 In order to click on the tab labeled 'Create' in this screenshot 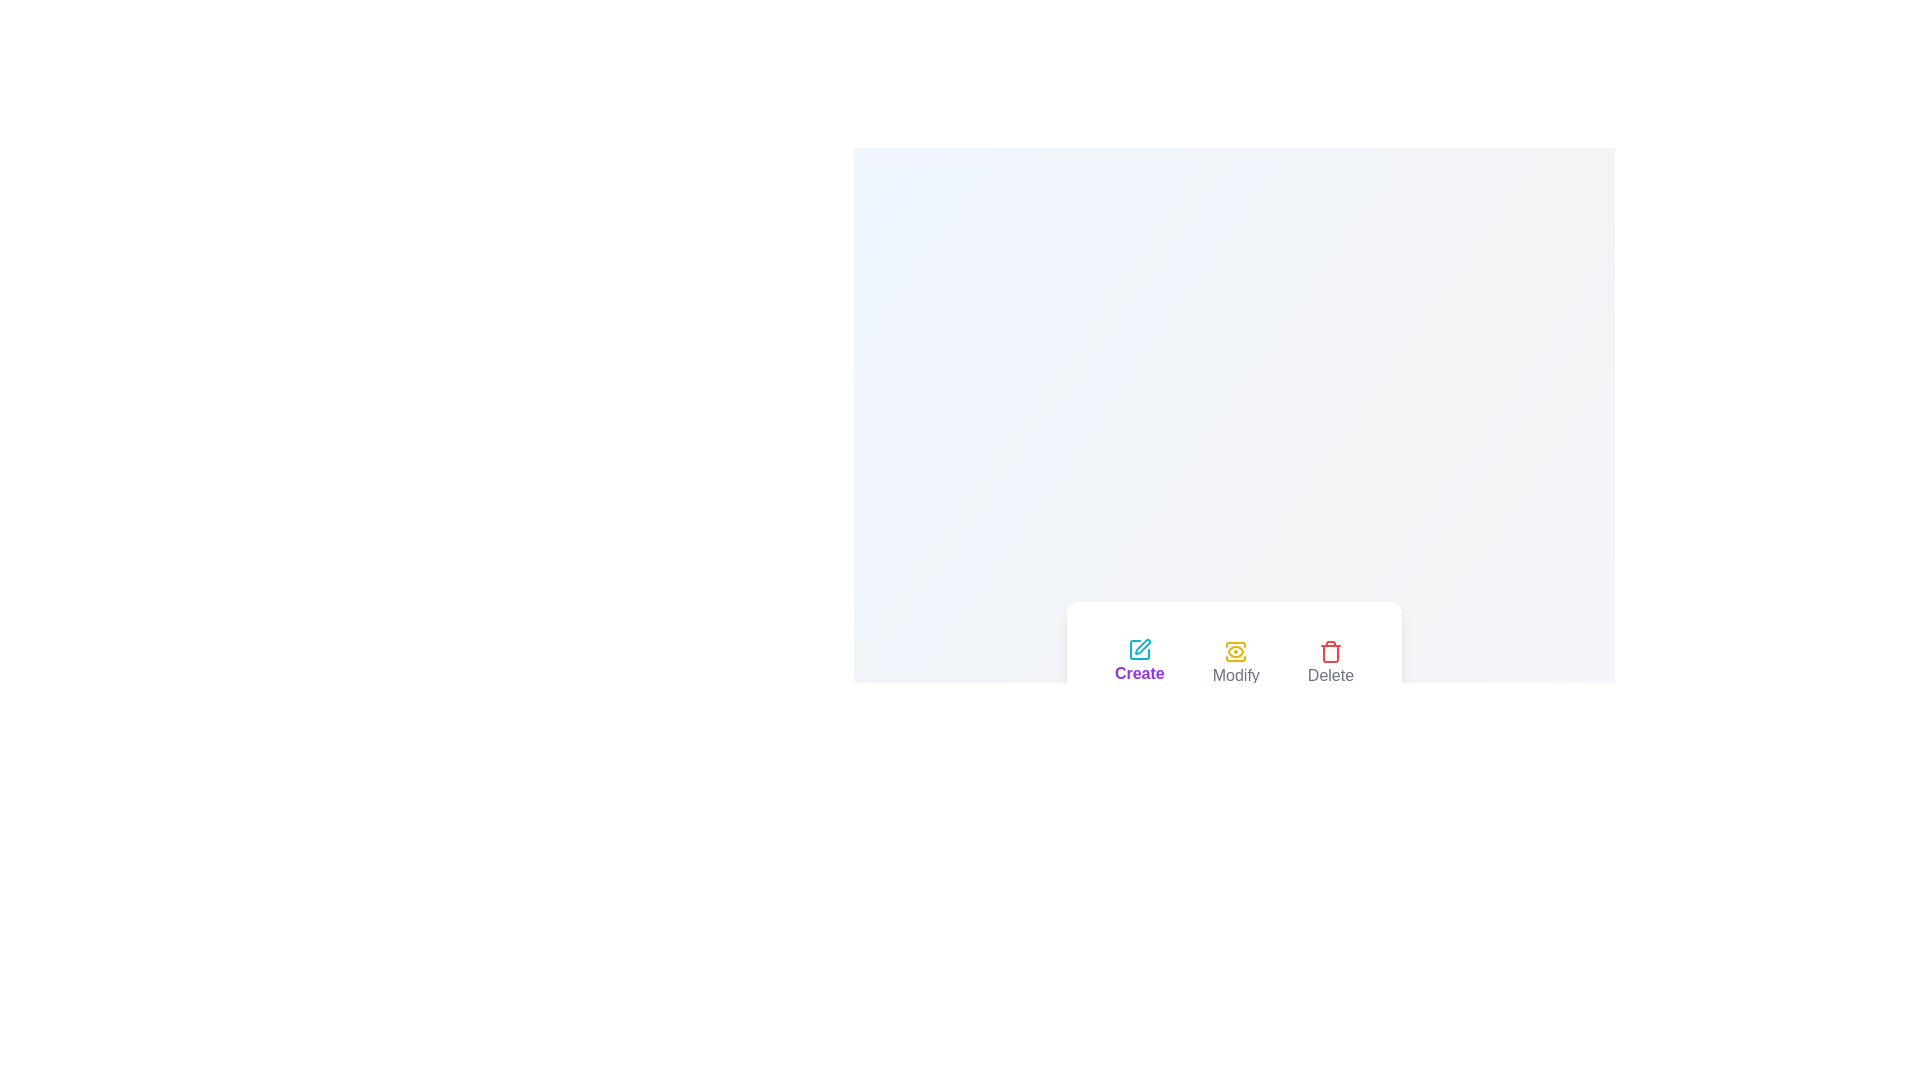, I will do `click(1139, 663)`.